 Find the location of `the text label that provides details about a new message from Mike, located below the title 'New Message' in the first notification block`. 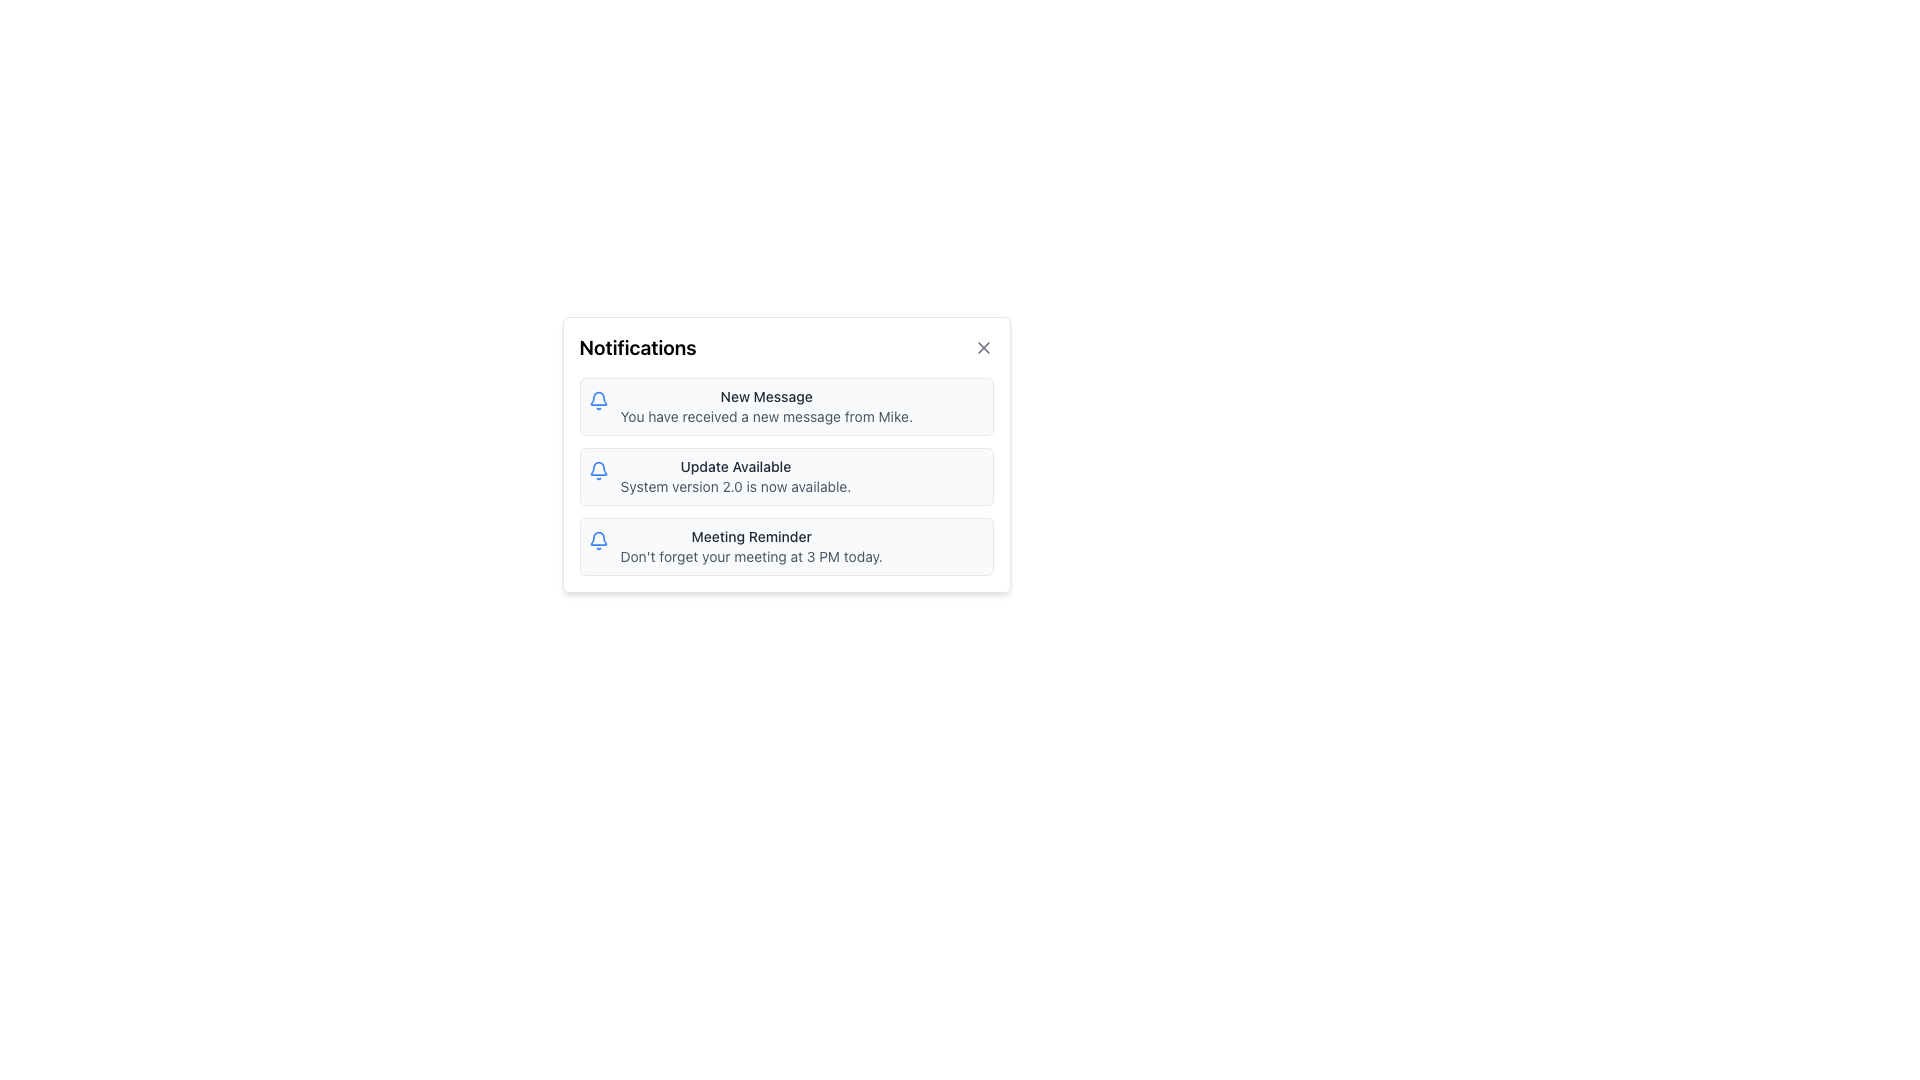

the text label that provides details about a new message from Mike, located below the title 'New Message' in the first notification block is located at coordinates (765, 415).